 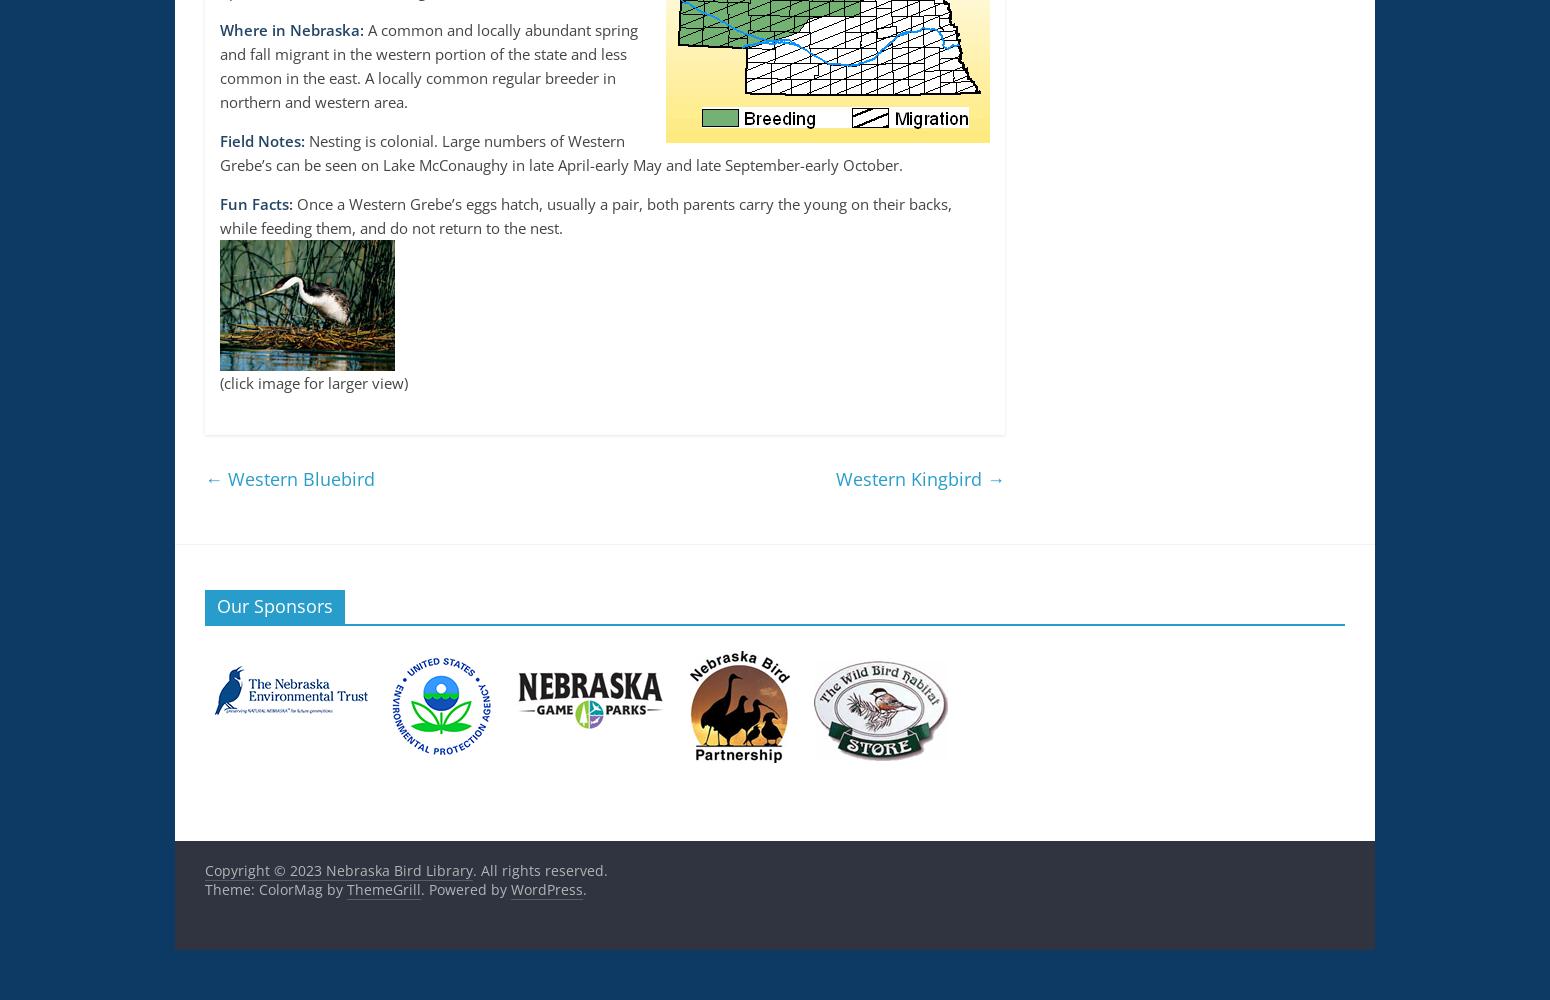 What do you see at coordinates (222, 478) in the screenshot?
I see `'Western Bluebird'` at bounding box center [222, 478].